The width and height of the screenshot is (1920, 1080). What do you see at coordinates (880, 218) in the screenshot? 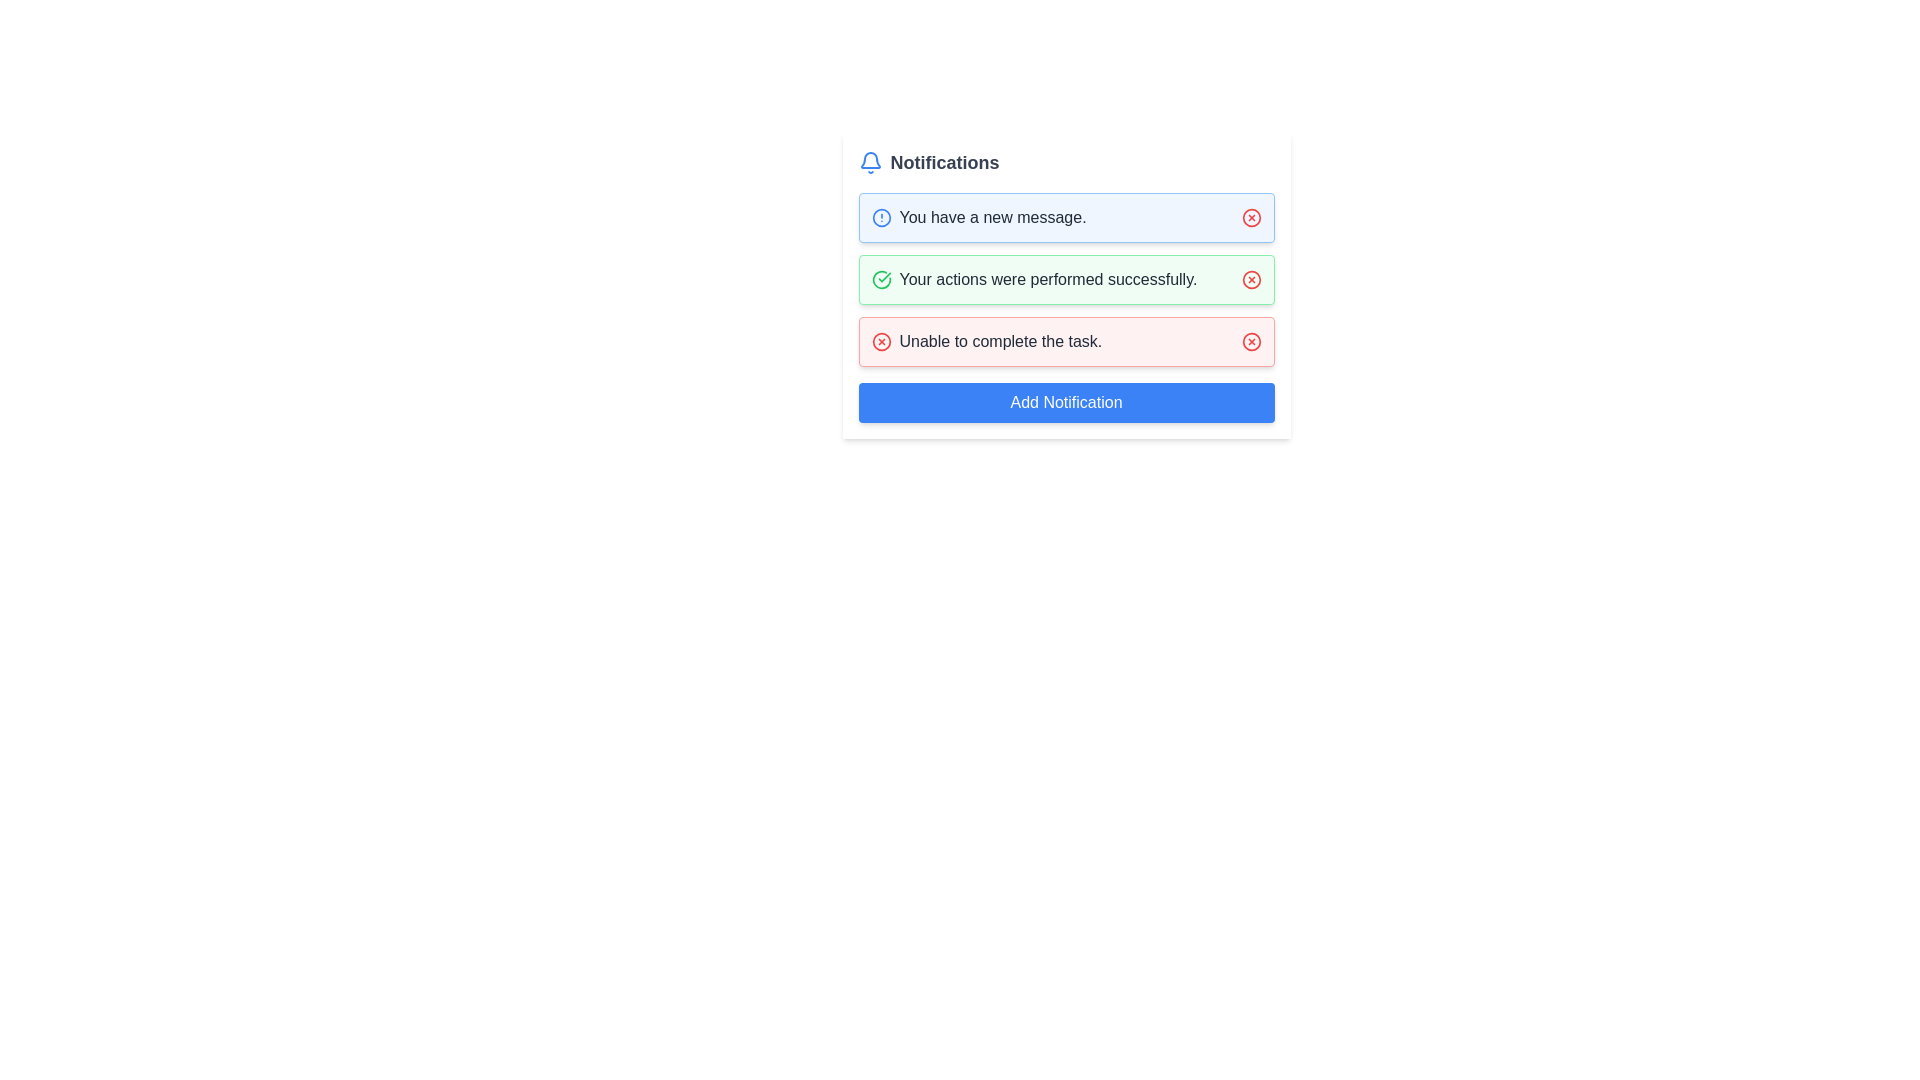
I see `Circular icon located in the topmost notification entry of the notification panel for additional information` at bounding box center [880, 218].